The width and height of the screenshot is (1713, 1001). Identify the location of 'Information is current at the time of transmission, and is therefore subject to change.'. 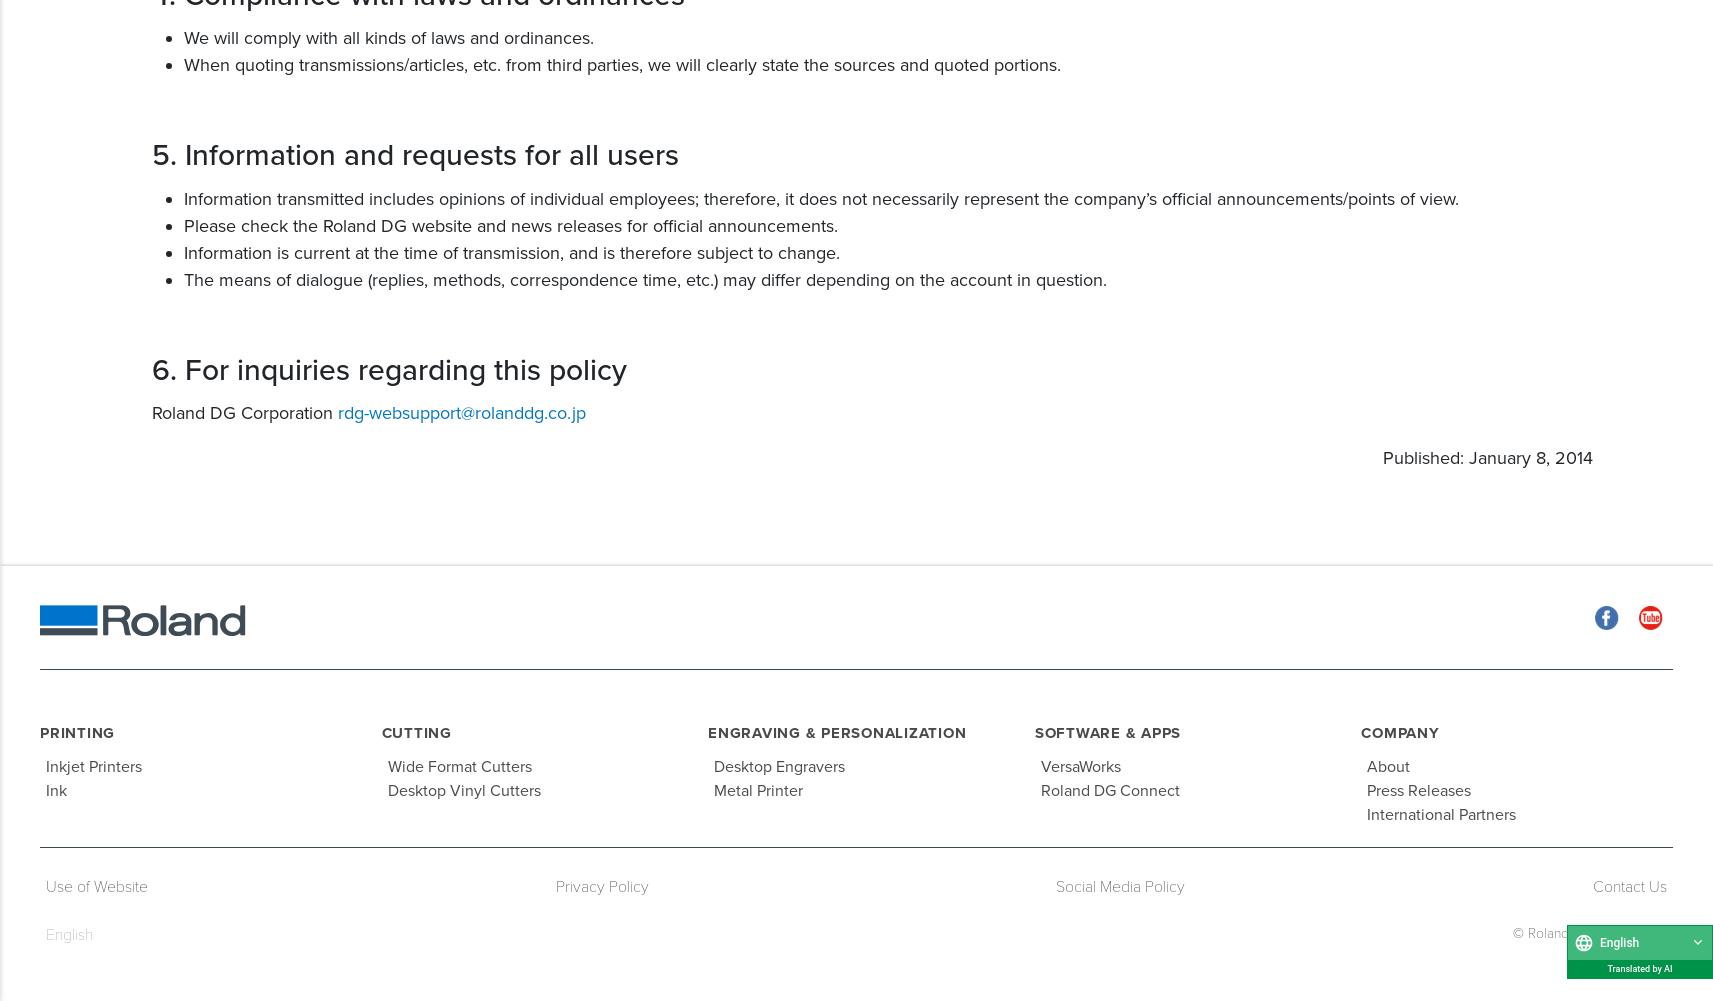
(511, 250).